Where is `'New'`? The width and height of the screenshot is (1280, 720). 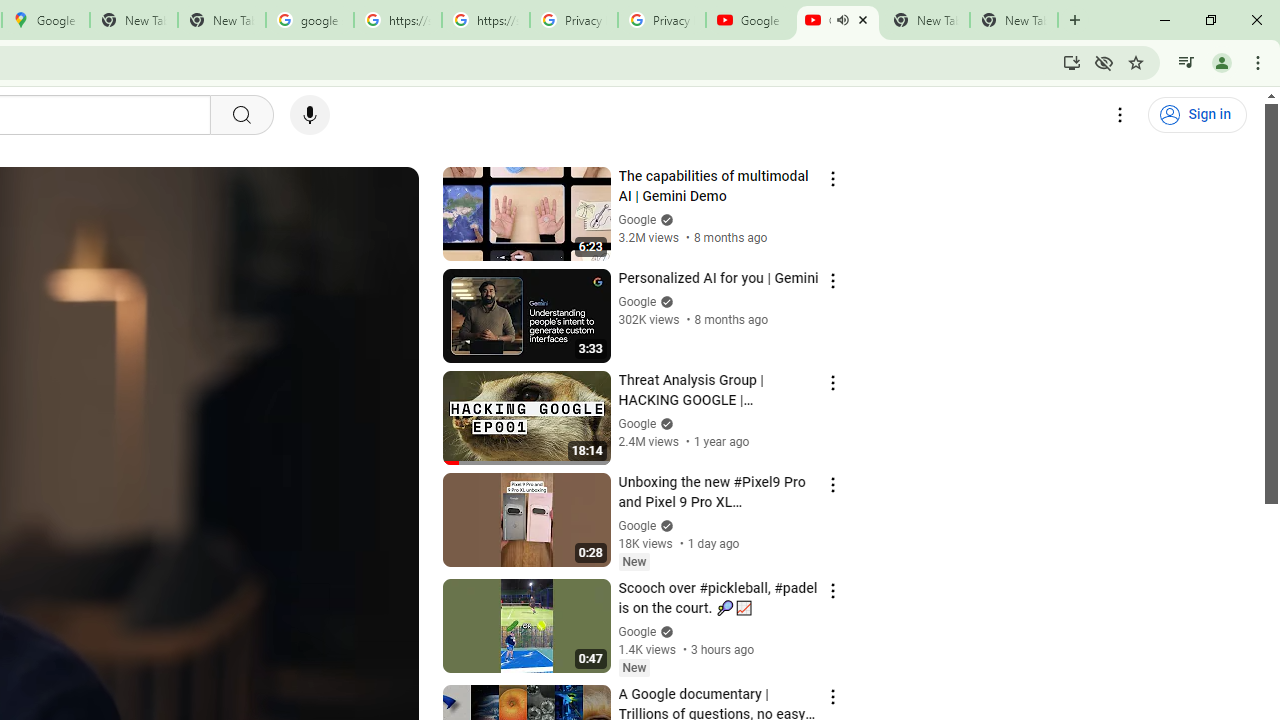
'New' is located at coordinates (633, 667).